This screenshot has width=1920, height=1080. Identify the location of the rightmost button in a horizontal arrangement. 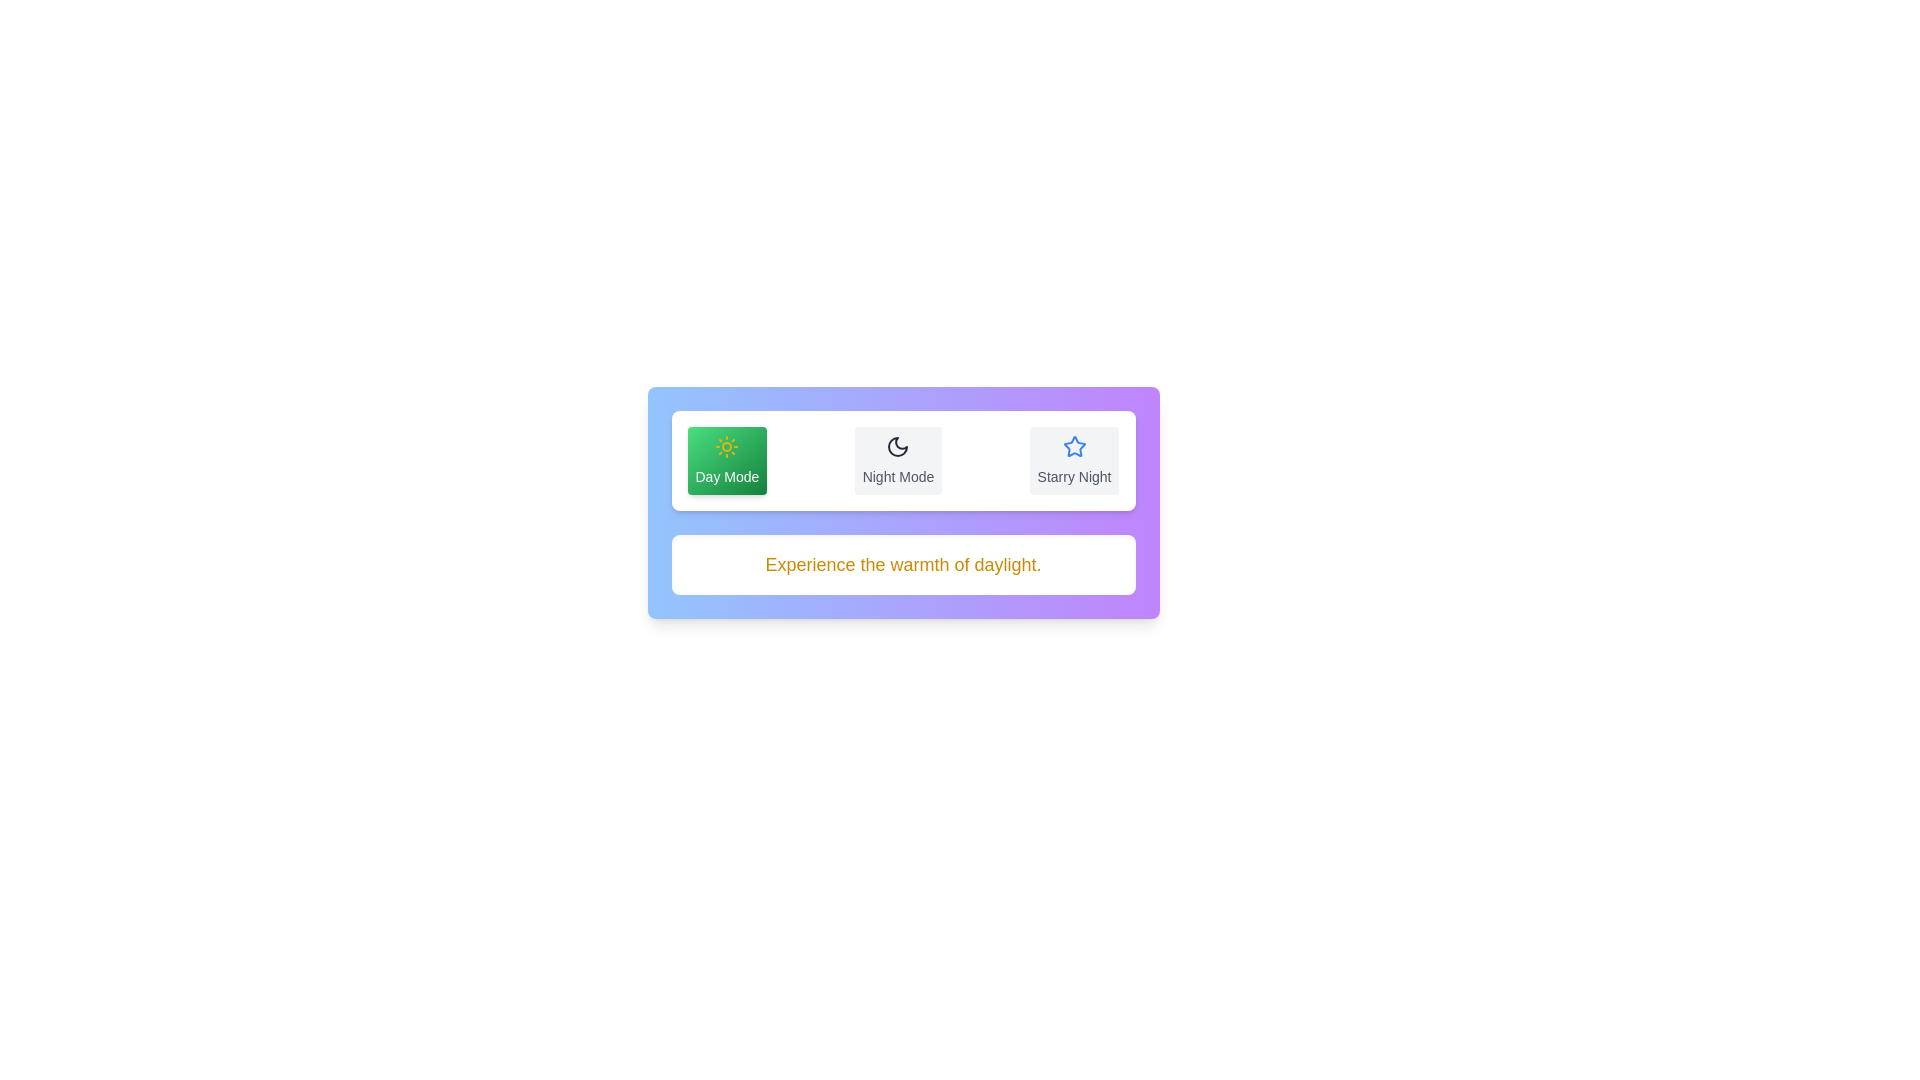
(1073, 461).